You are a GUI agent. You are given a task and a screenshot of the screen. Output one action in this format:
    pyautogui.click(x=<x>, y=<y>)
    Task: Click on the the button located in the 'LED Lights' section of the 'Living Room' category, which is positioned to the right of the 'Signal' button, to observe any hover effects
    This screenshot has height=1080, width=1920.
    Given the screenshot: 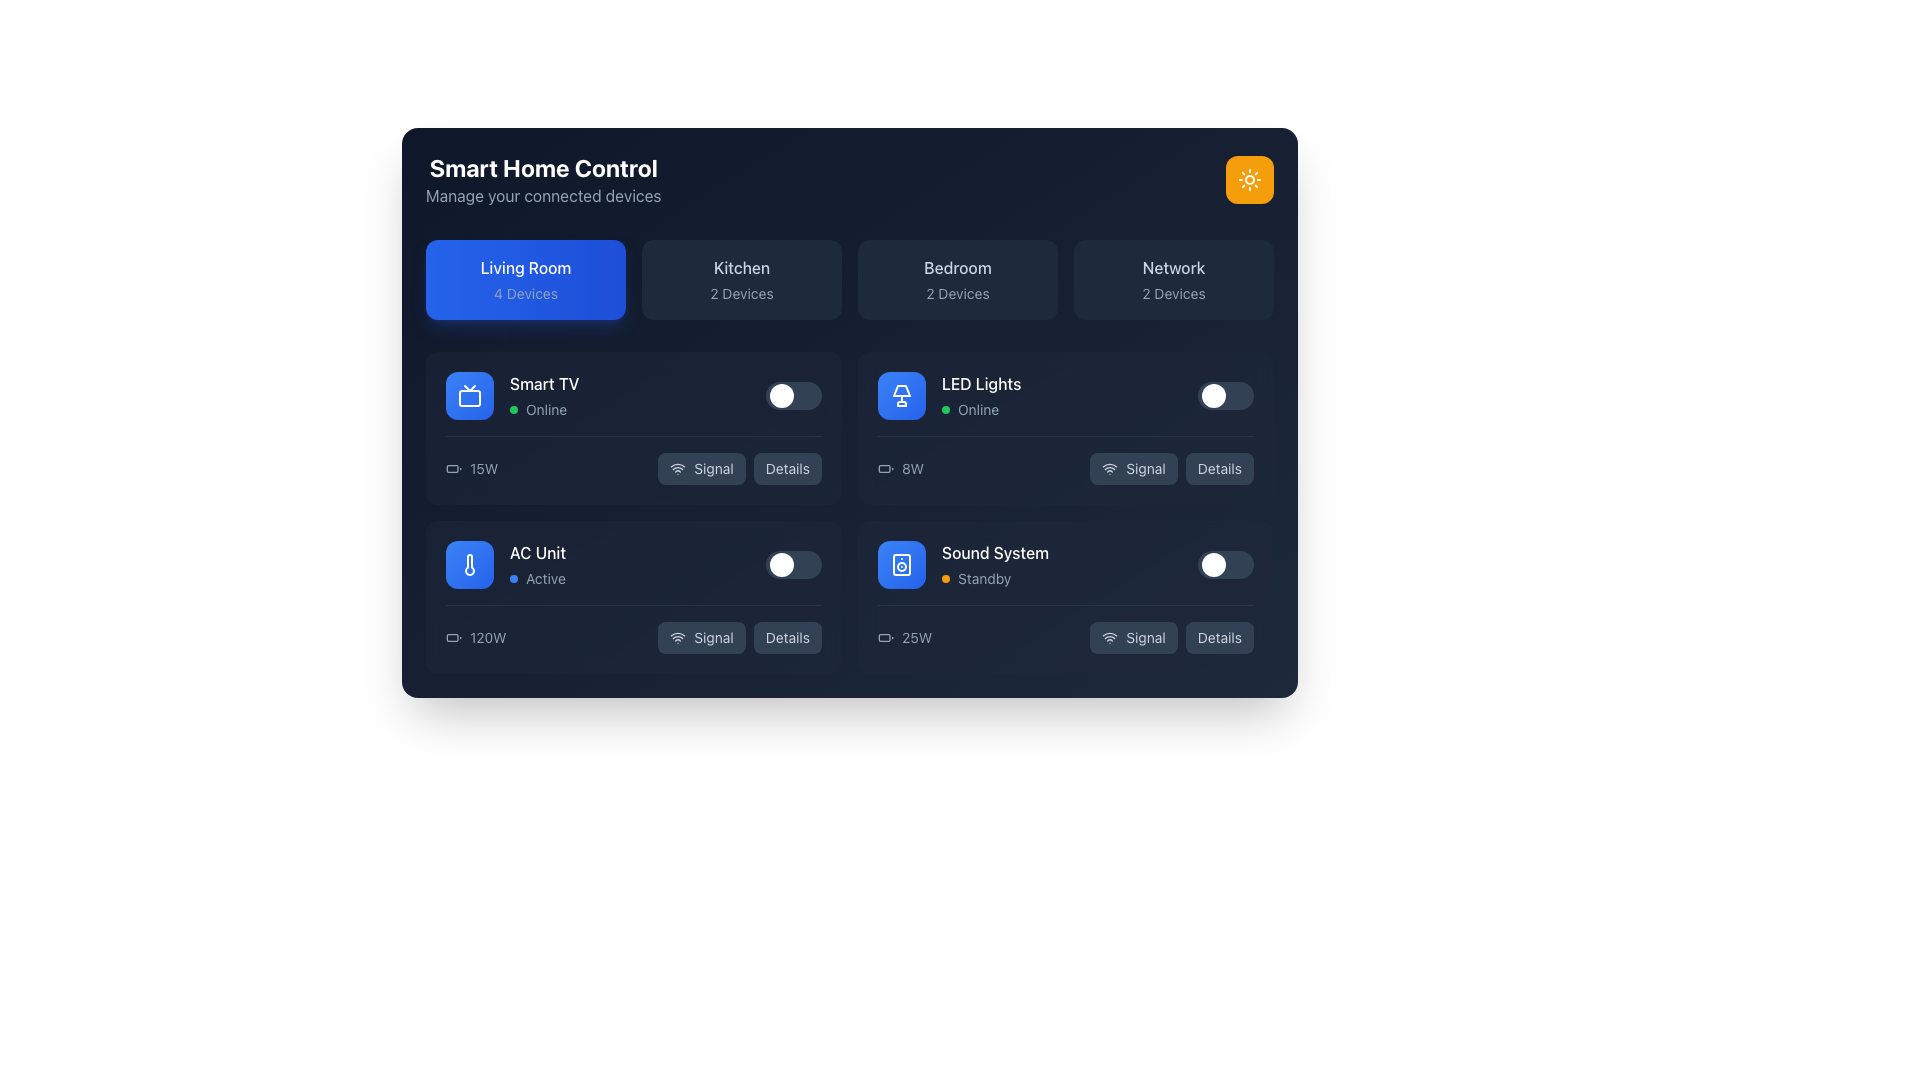 What is the action you would take?
    pyautogui.click(x=786, y=469)
    